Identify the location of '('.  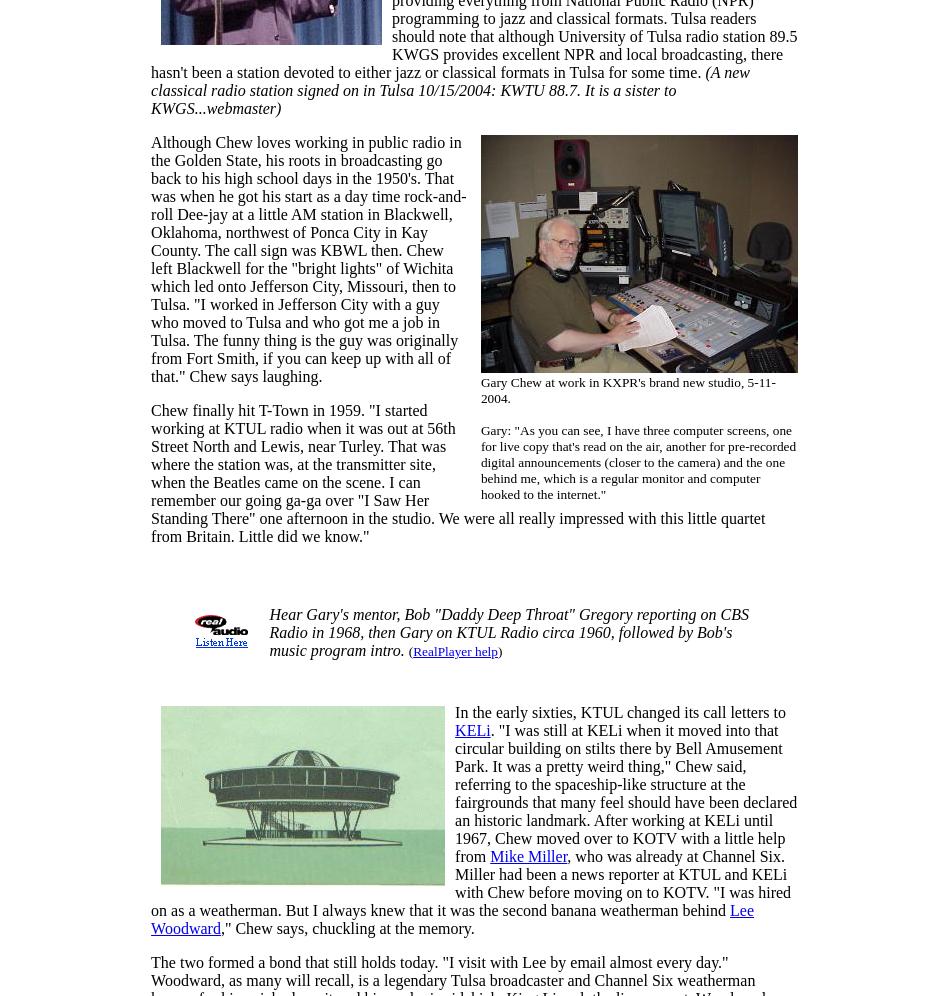
(407, 650).